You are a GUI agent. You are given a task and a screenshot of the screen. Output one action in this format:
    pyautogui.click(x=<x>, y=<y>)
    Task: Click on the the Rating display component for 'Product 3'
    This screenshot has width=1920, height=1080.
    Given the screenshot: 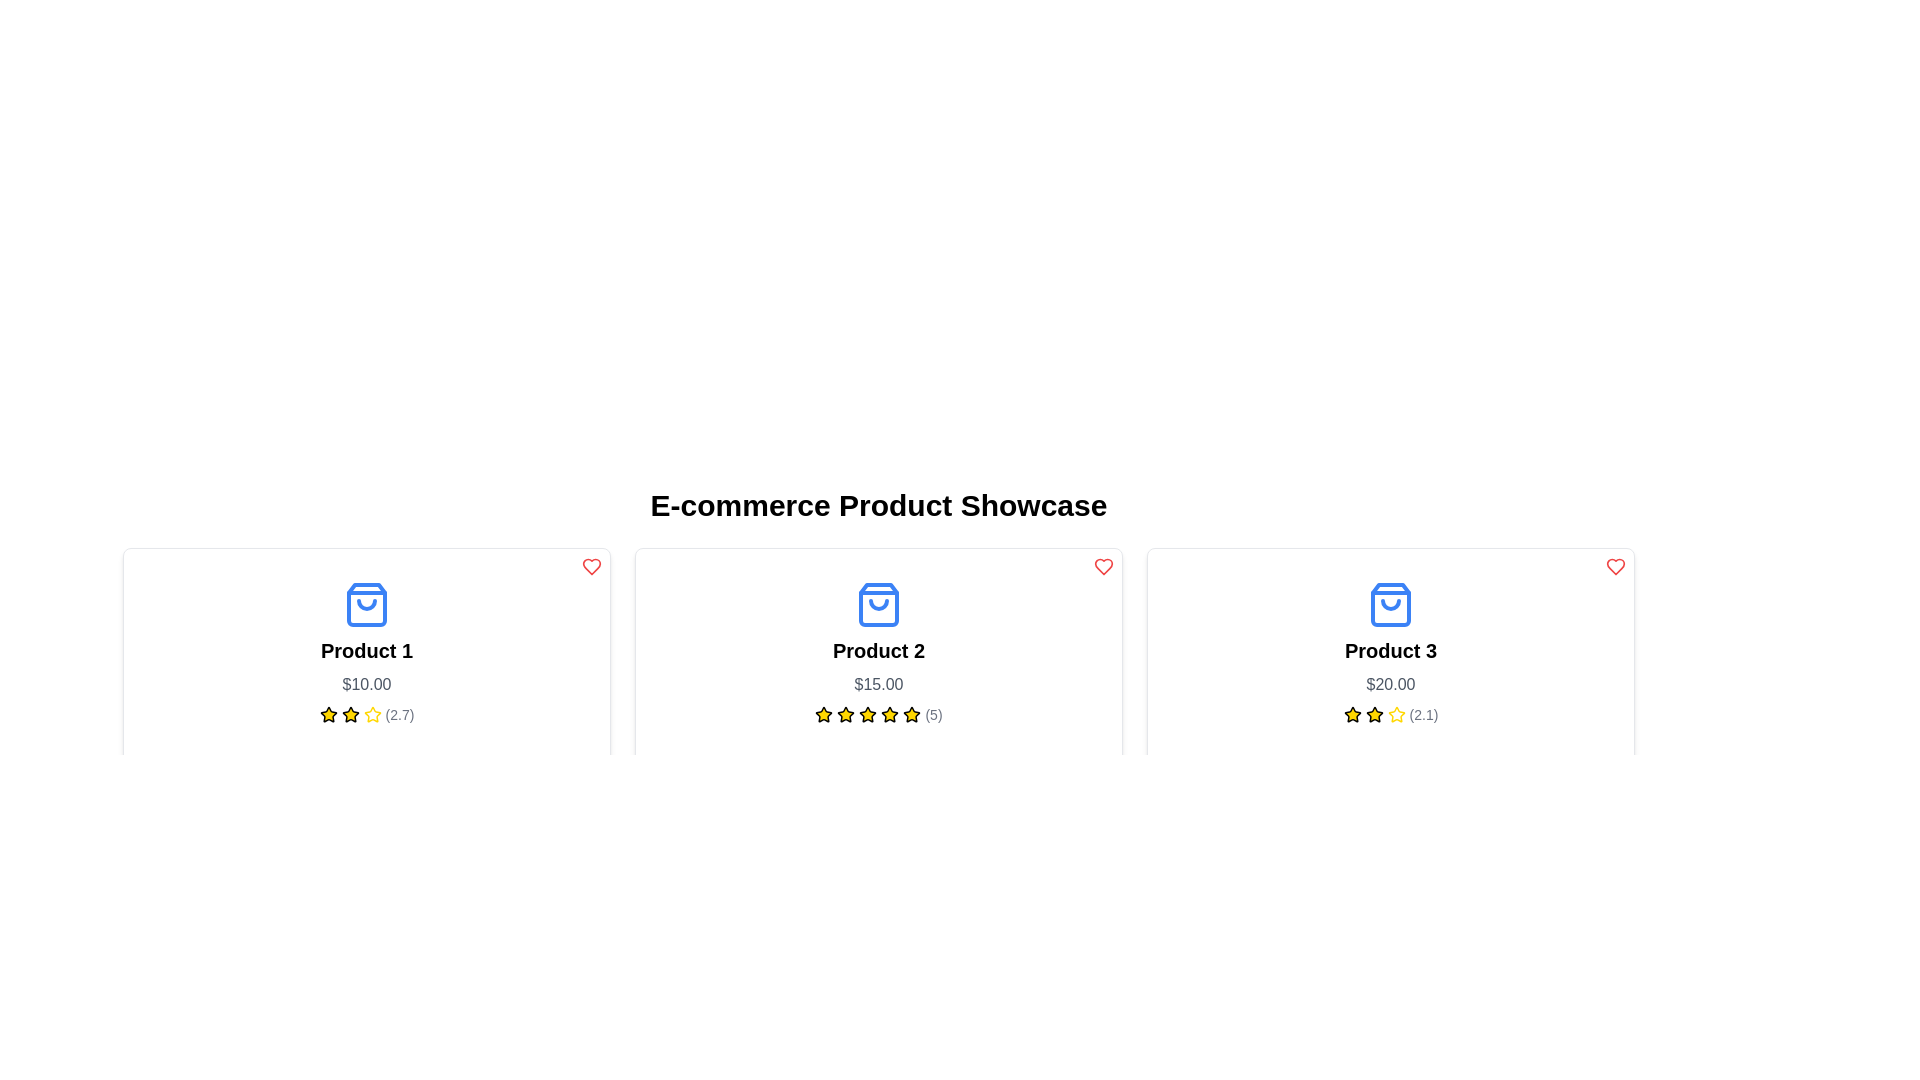 What is the action you would take?
    pyautogui.click(x=1390, y=713)
    